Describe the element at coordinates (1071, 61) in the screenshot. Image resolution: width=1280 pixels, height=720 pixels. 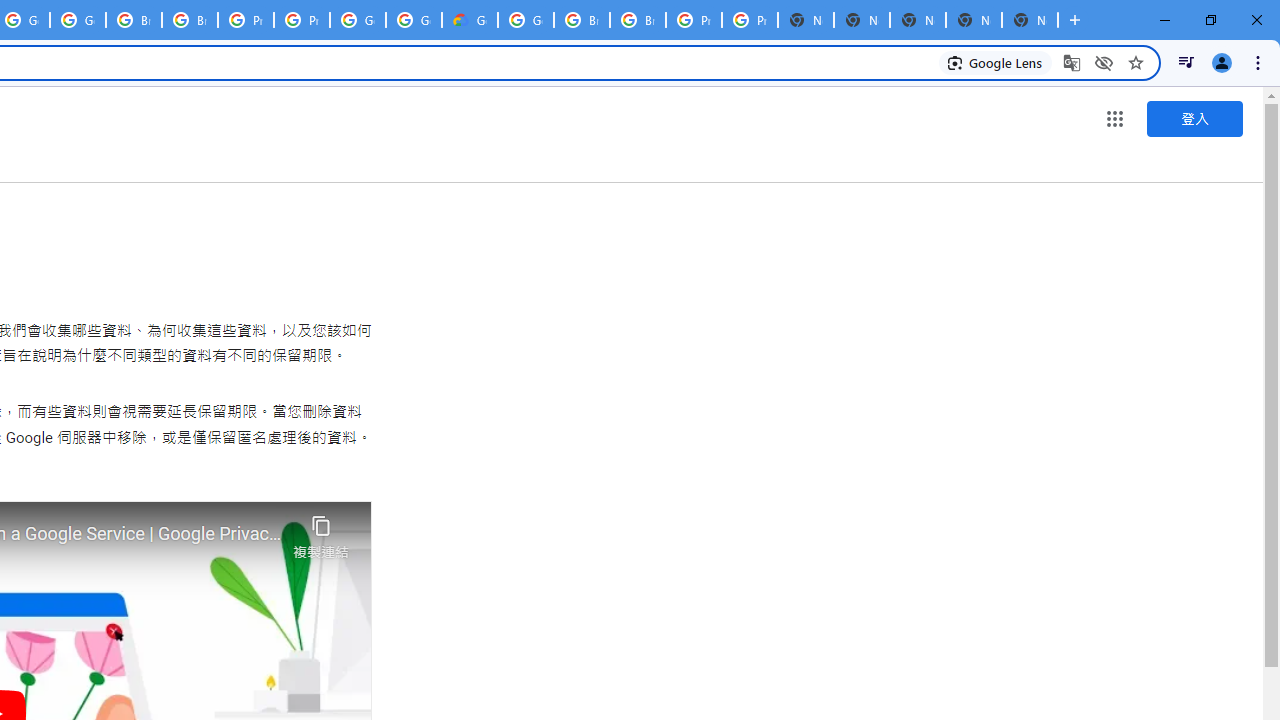
I see `'Translate this page'` at that location.